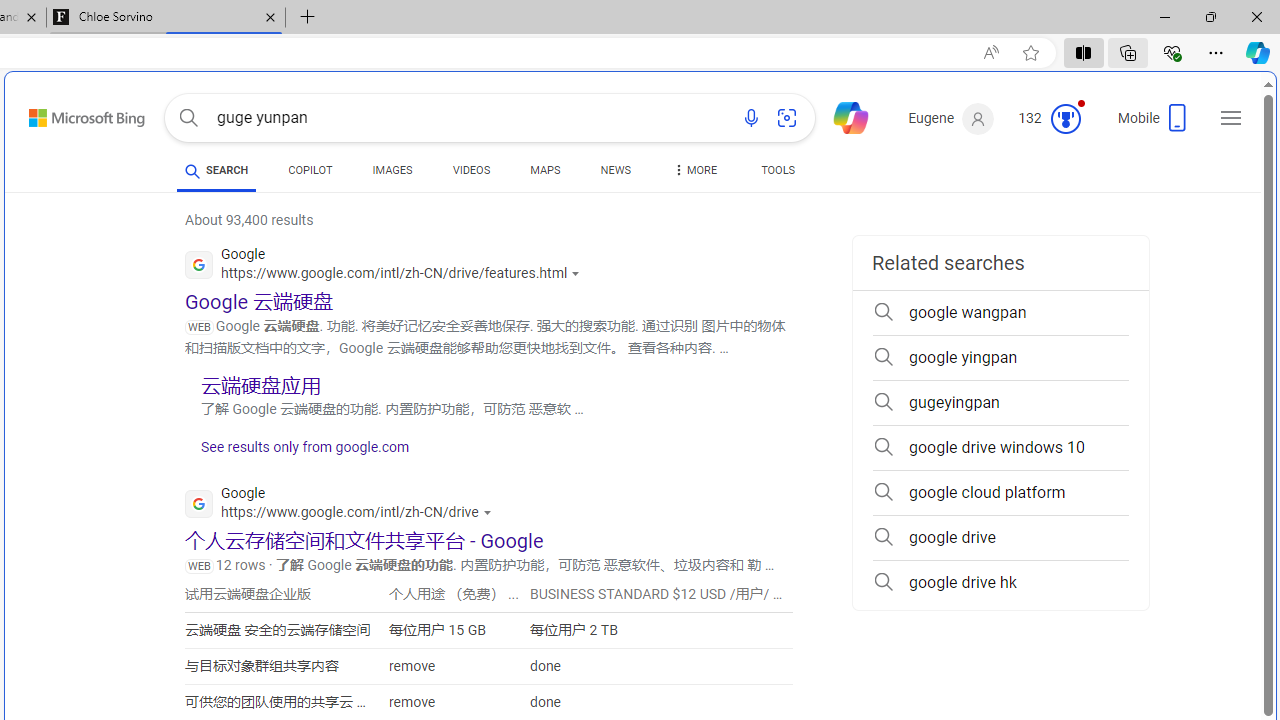 The height and width of the screenshot is (720, 1280). Describe the element at coordinates (1000, 447) in the screenshot. I see `'google drive windows 10'` at that location.